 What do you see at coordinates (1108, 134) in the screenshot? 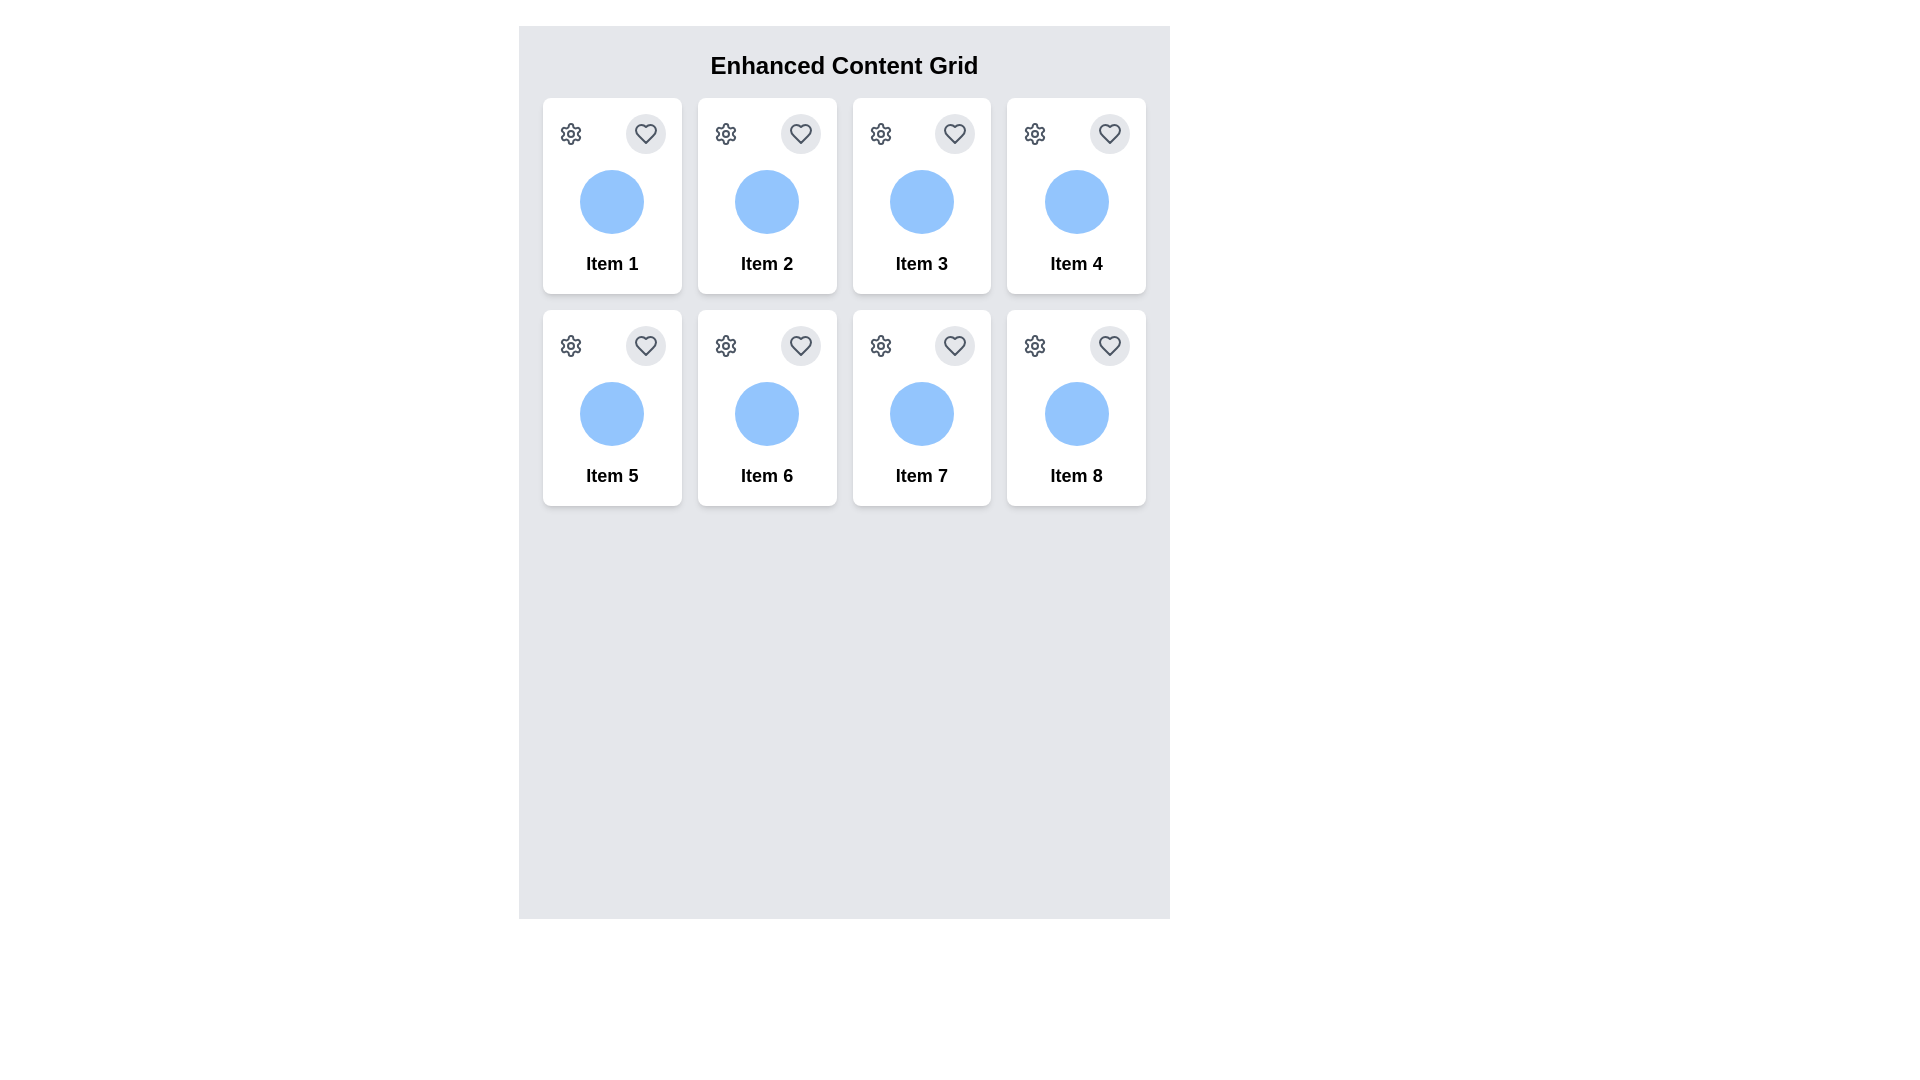
I see `the heart icon located in the top right corner of the card titled 'Item 4', which serves as a toggle for favoriting an item` at bounding box center [1108, 134].